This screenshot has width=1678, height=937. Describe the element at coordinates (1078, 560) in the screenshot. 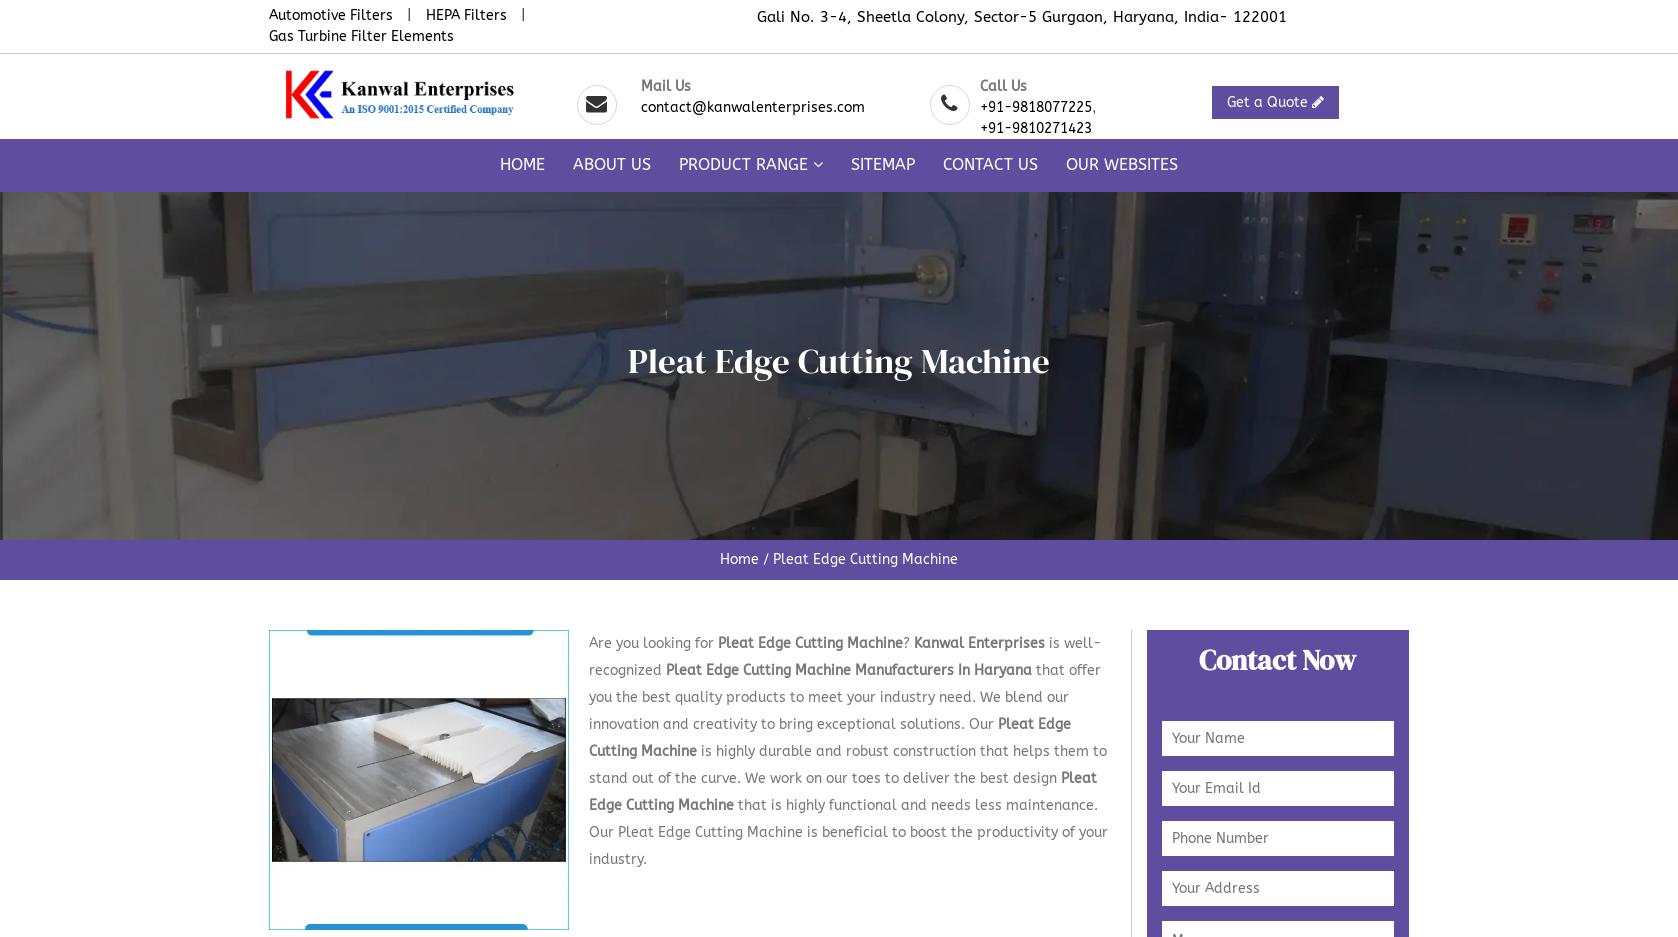

I see `'Yarn Winding Machine'` at that location.